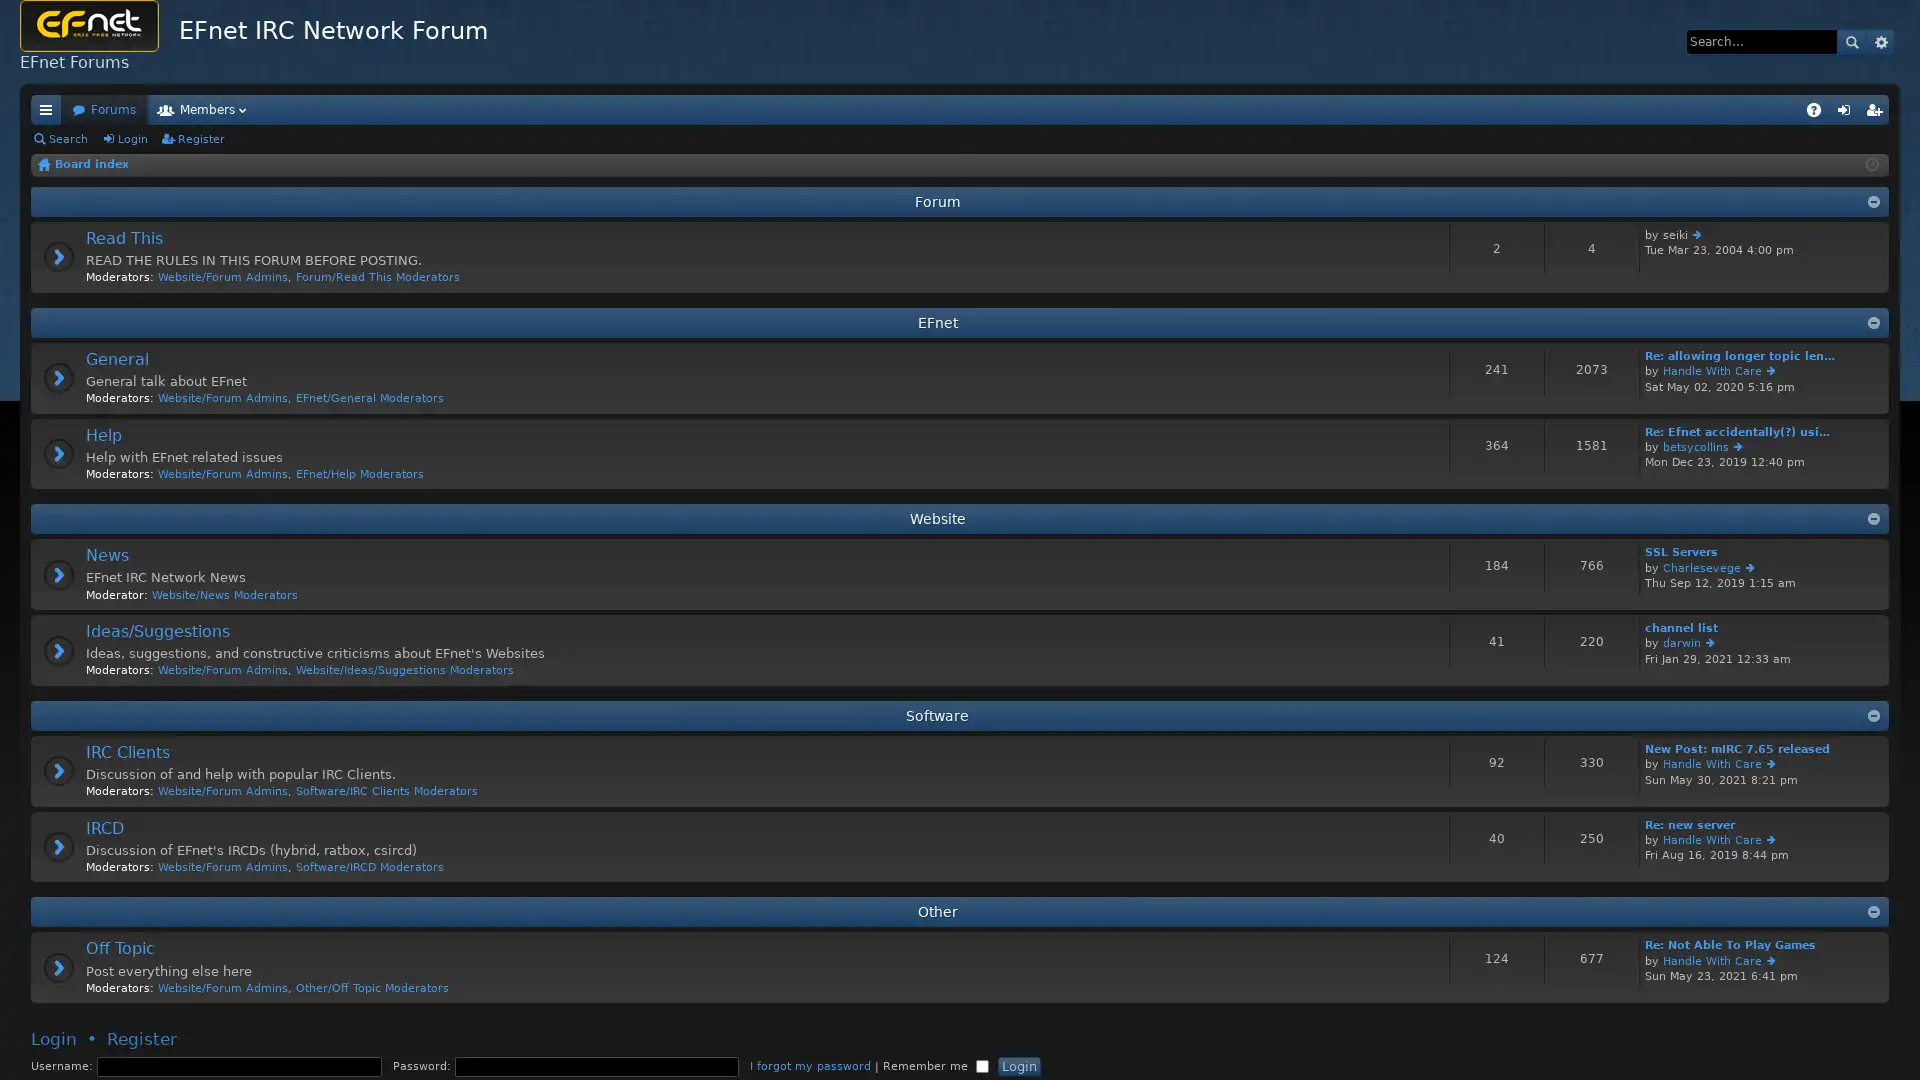 The width and height of the screenshot is (1920, 1080). What do you see at coordinates (1851, 41) in the screenshot?
I see `Search` at bounding box center [1851, 41].